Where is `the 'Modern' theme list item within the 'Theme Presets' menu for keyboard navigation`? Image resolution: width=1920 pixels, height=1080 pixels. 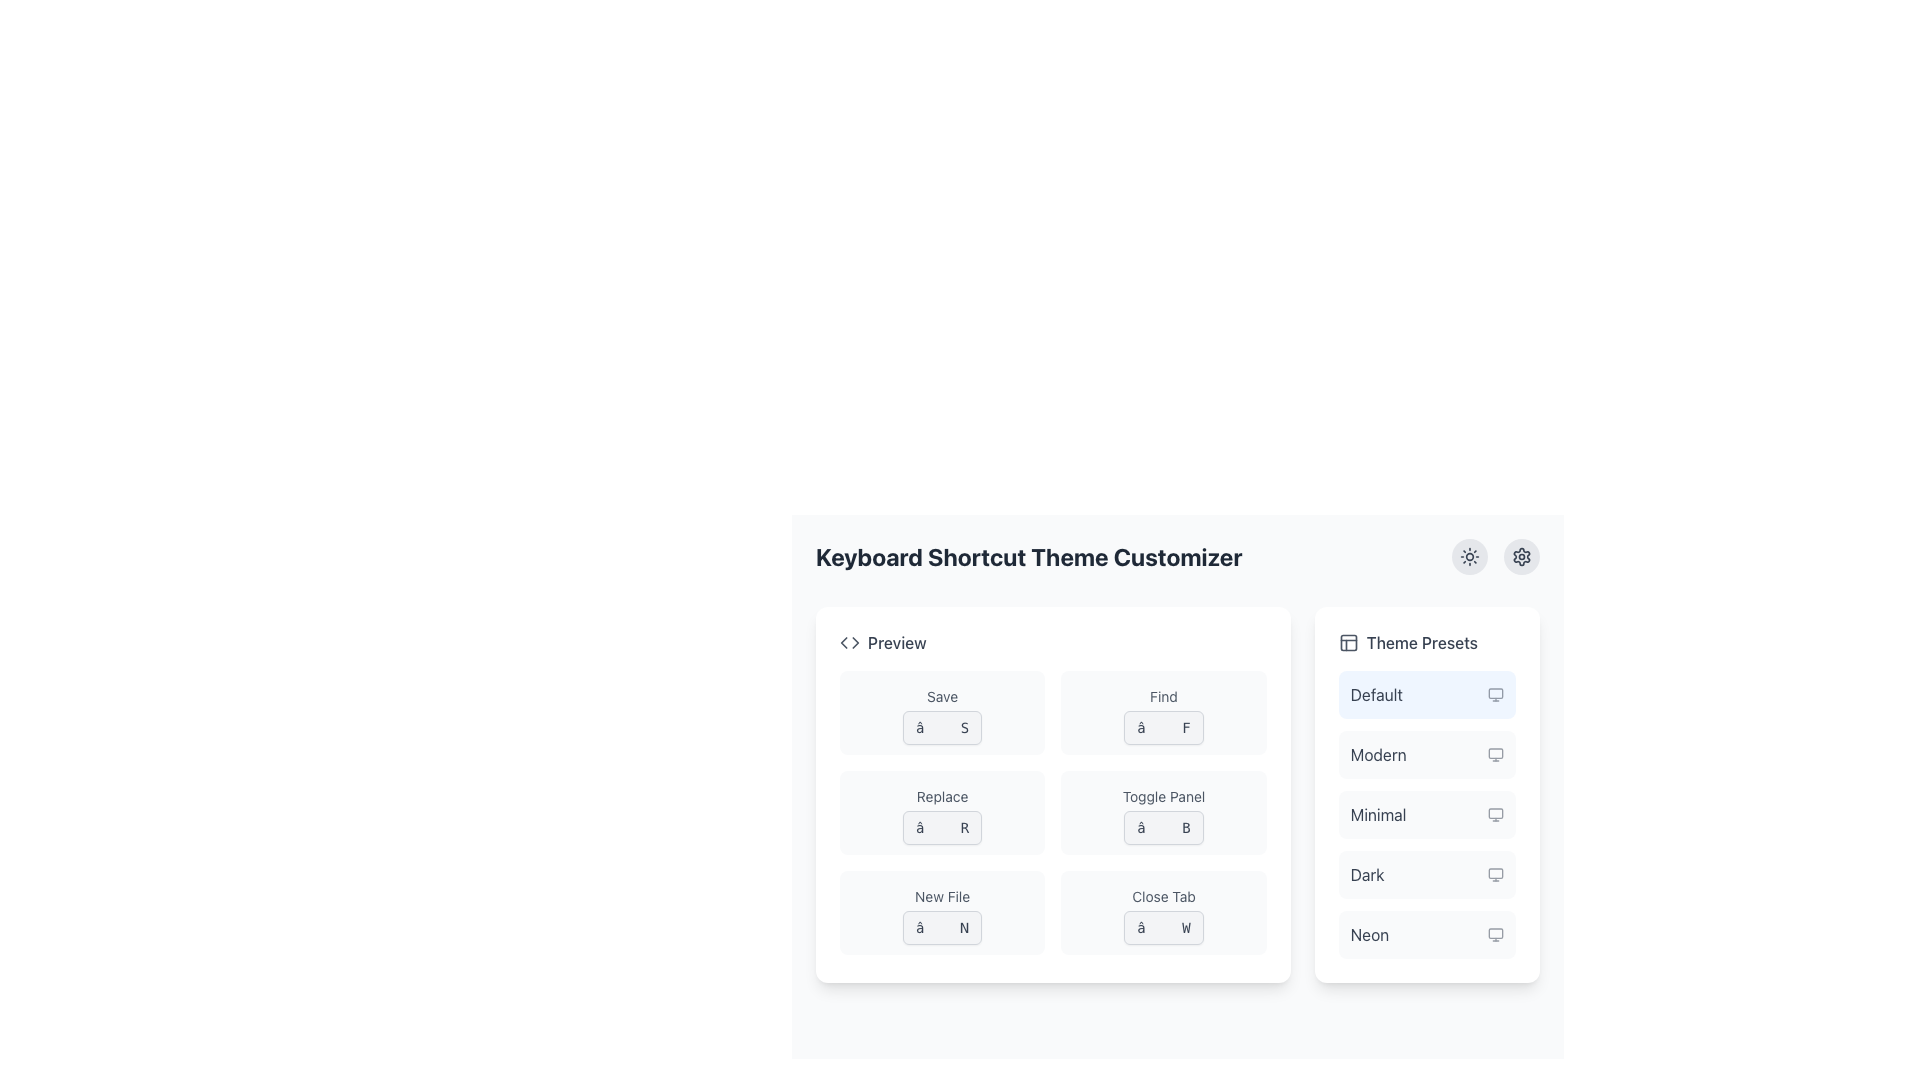
the 'Modern' theme list item within the 'Theme Presets' menu for keyboard navigation is located at coordinates (1426, 755).